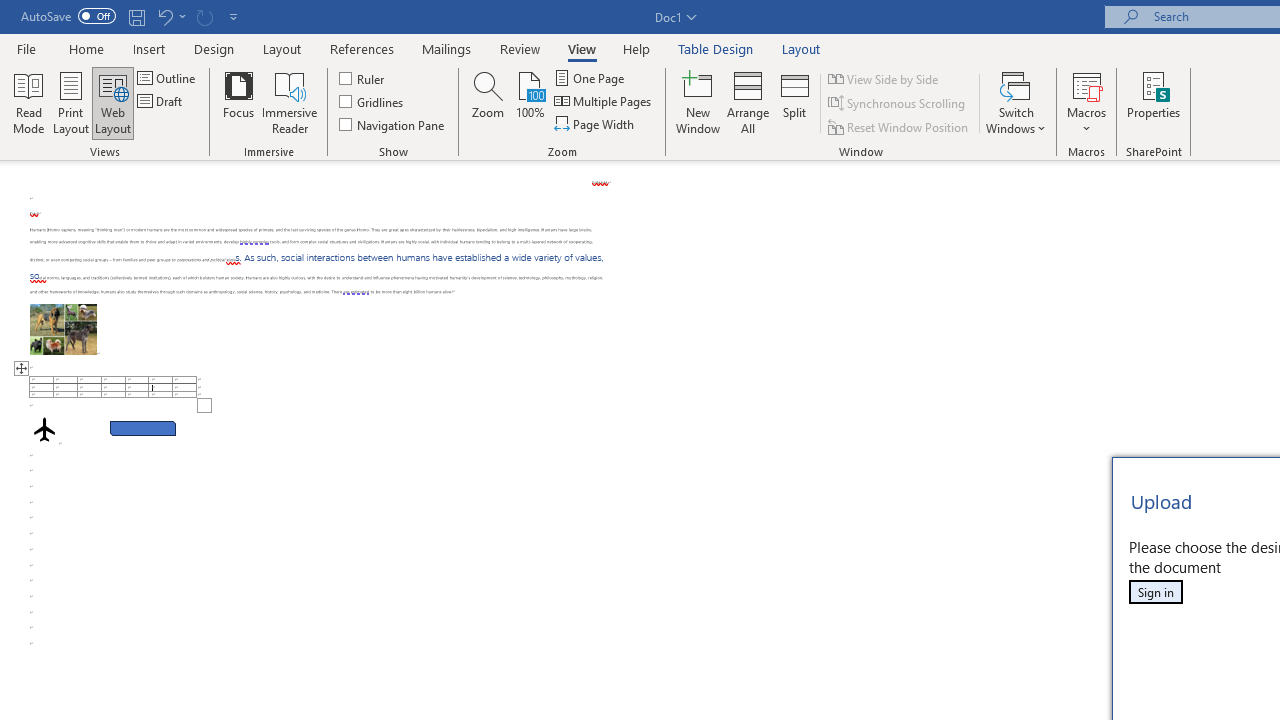  I want to click on 'Split', so click(794, 103).